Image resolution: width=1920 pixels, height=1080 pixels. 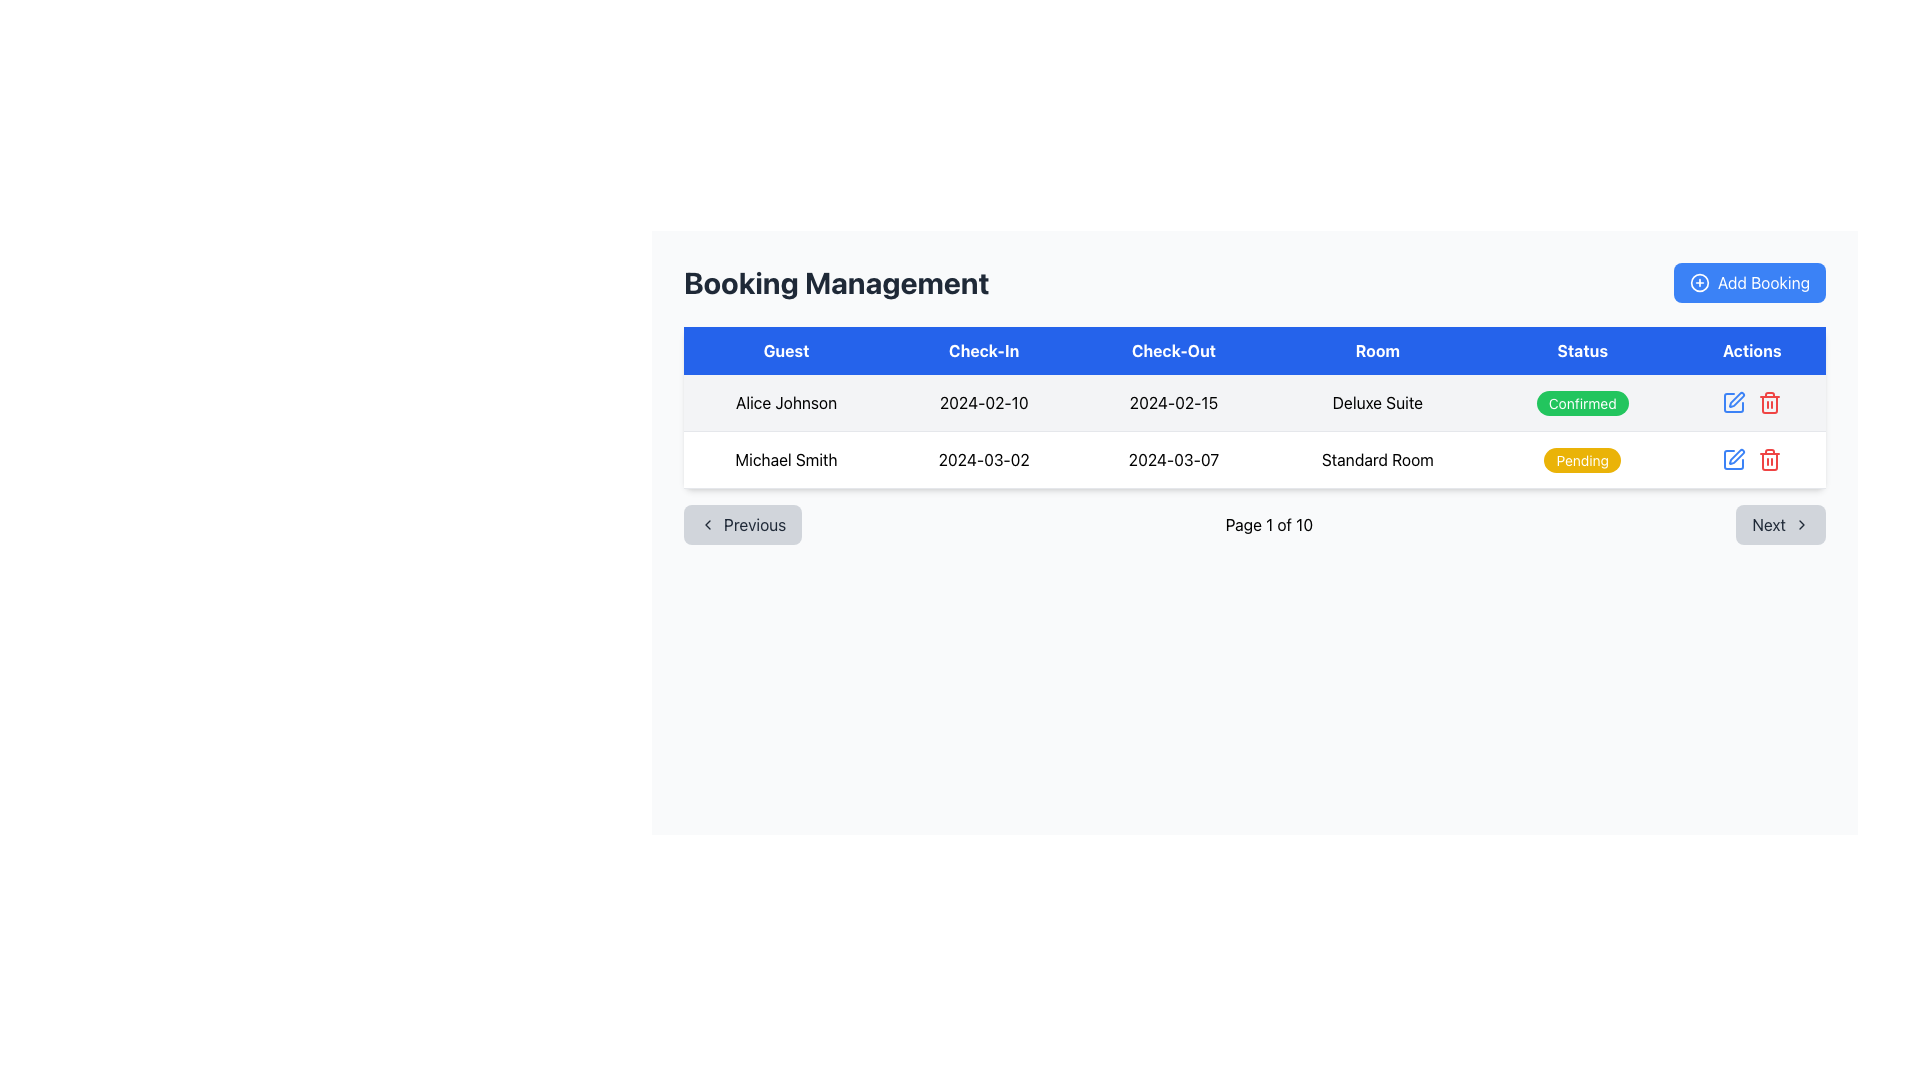 I want to click on the 'Add Booking' button located in the top-right corner of the 'Booking Management' section to initiate the process of adding a new booking, so click(x=1748, y=282).